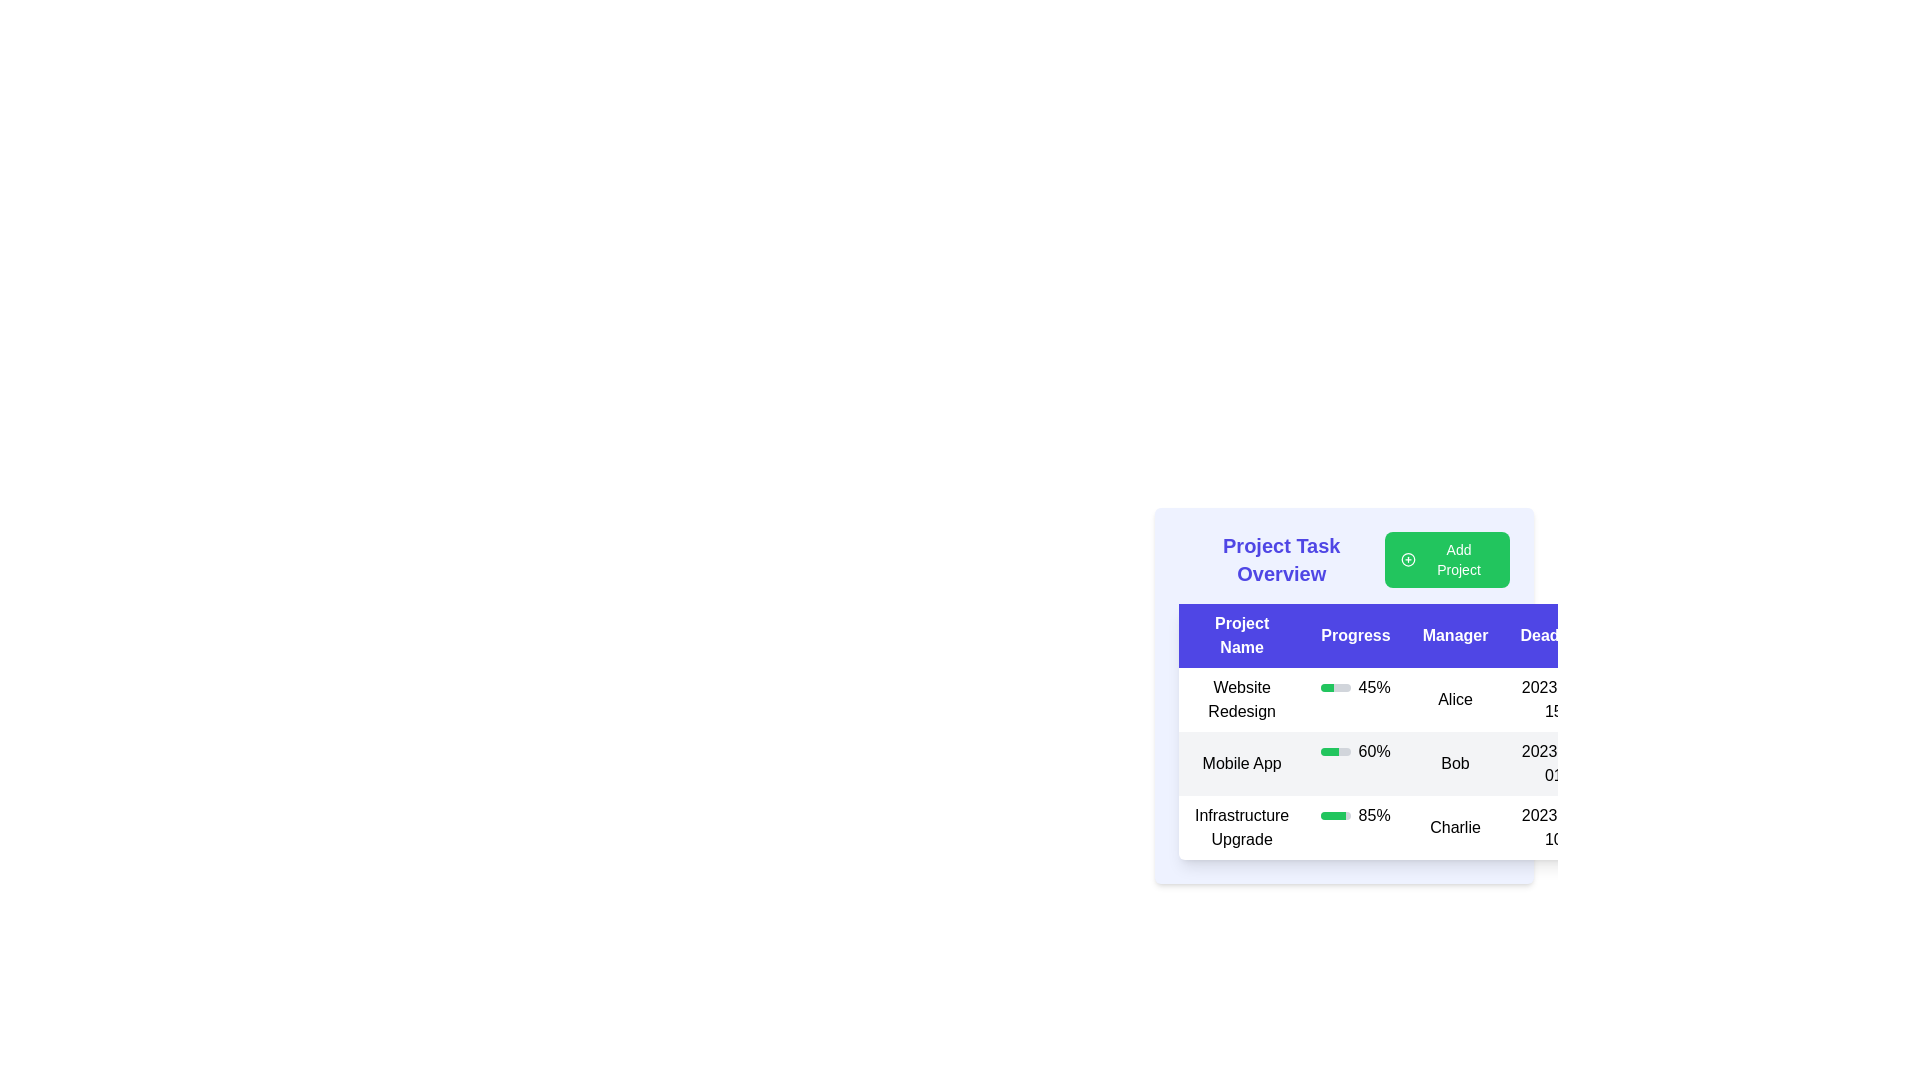 The width and height of the screenshot is (1920, 1080). What do you see at coordinates (1344, 694) in the screenshot?
I see `the Progress bar indicating '45%' for the 'Website Redesign' task, located in the first row of the table under the 'Progress' column` at bounding box center [1344, 694].